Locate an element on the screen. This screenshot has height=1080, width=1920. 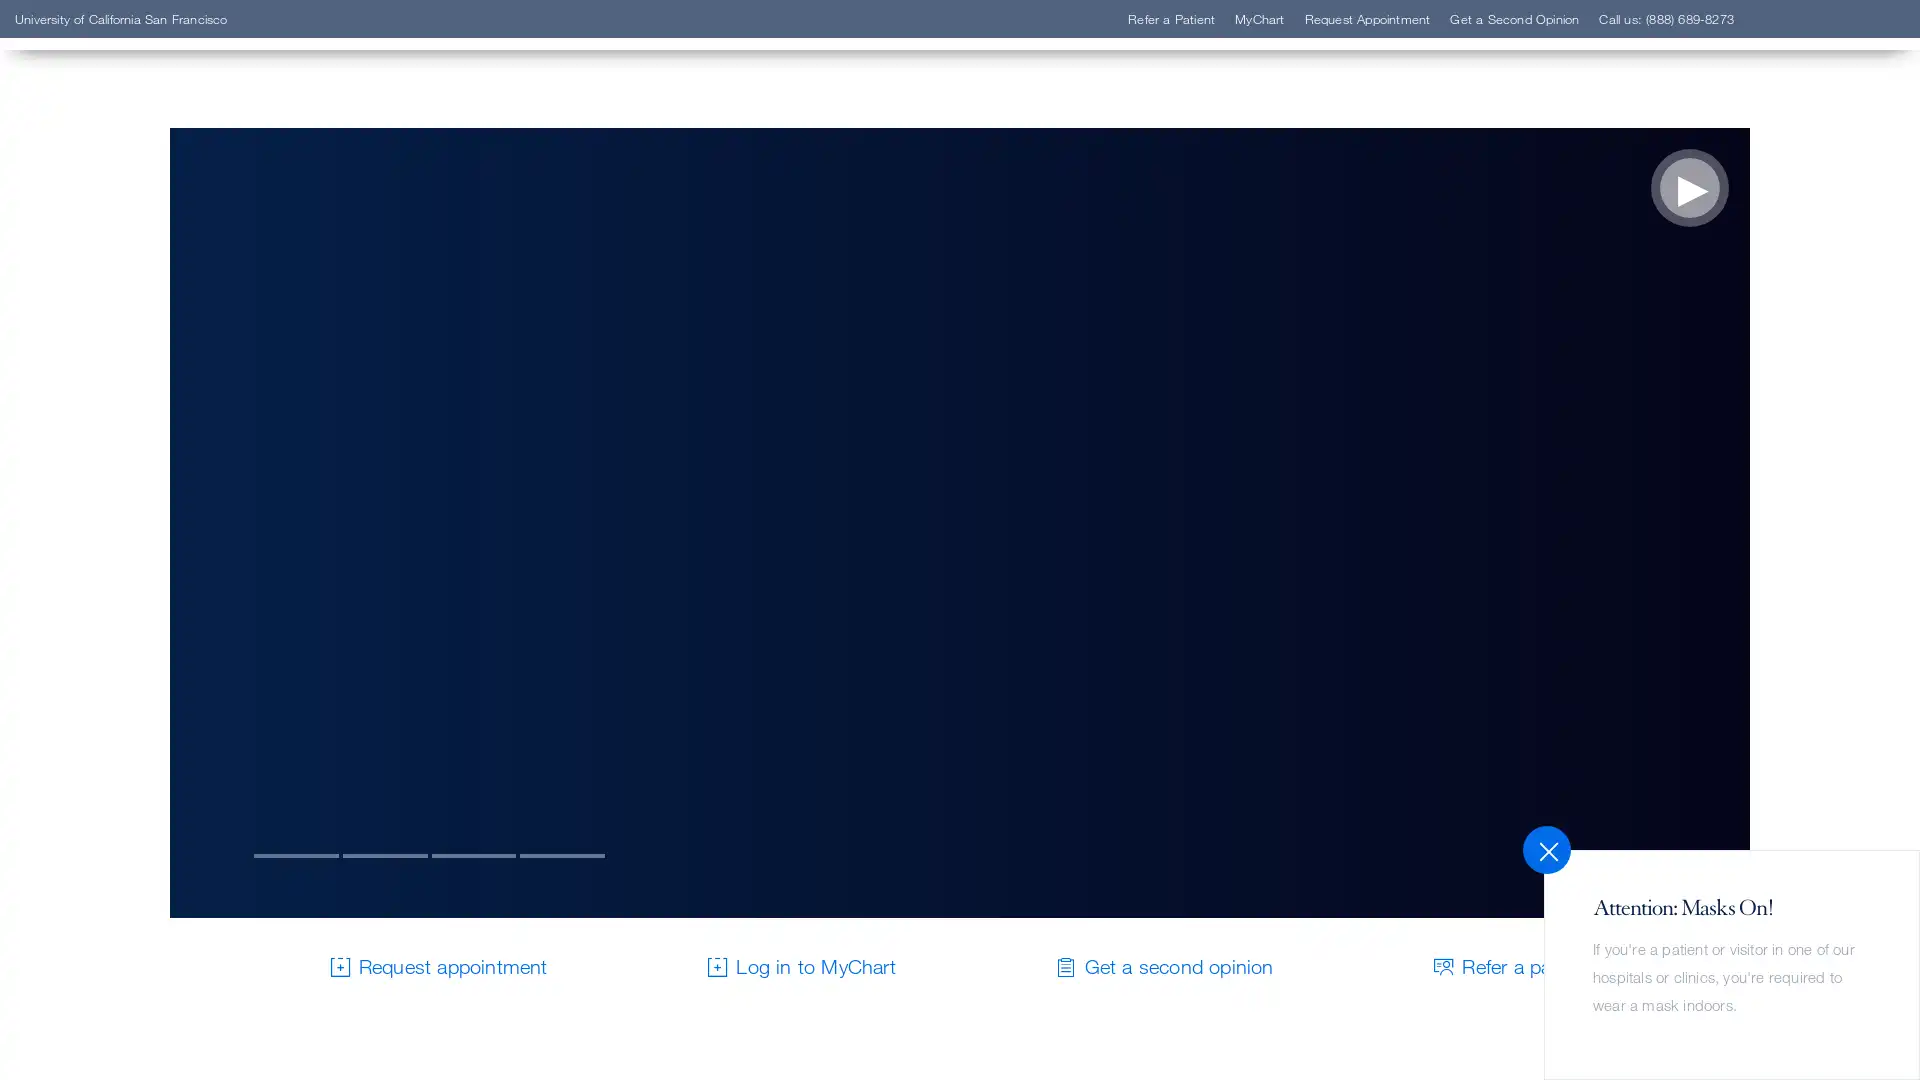
Locations & Directions is located at coordinates (178, 443).